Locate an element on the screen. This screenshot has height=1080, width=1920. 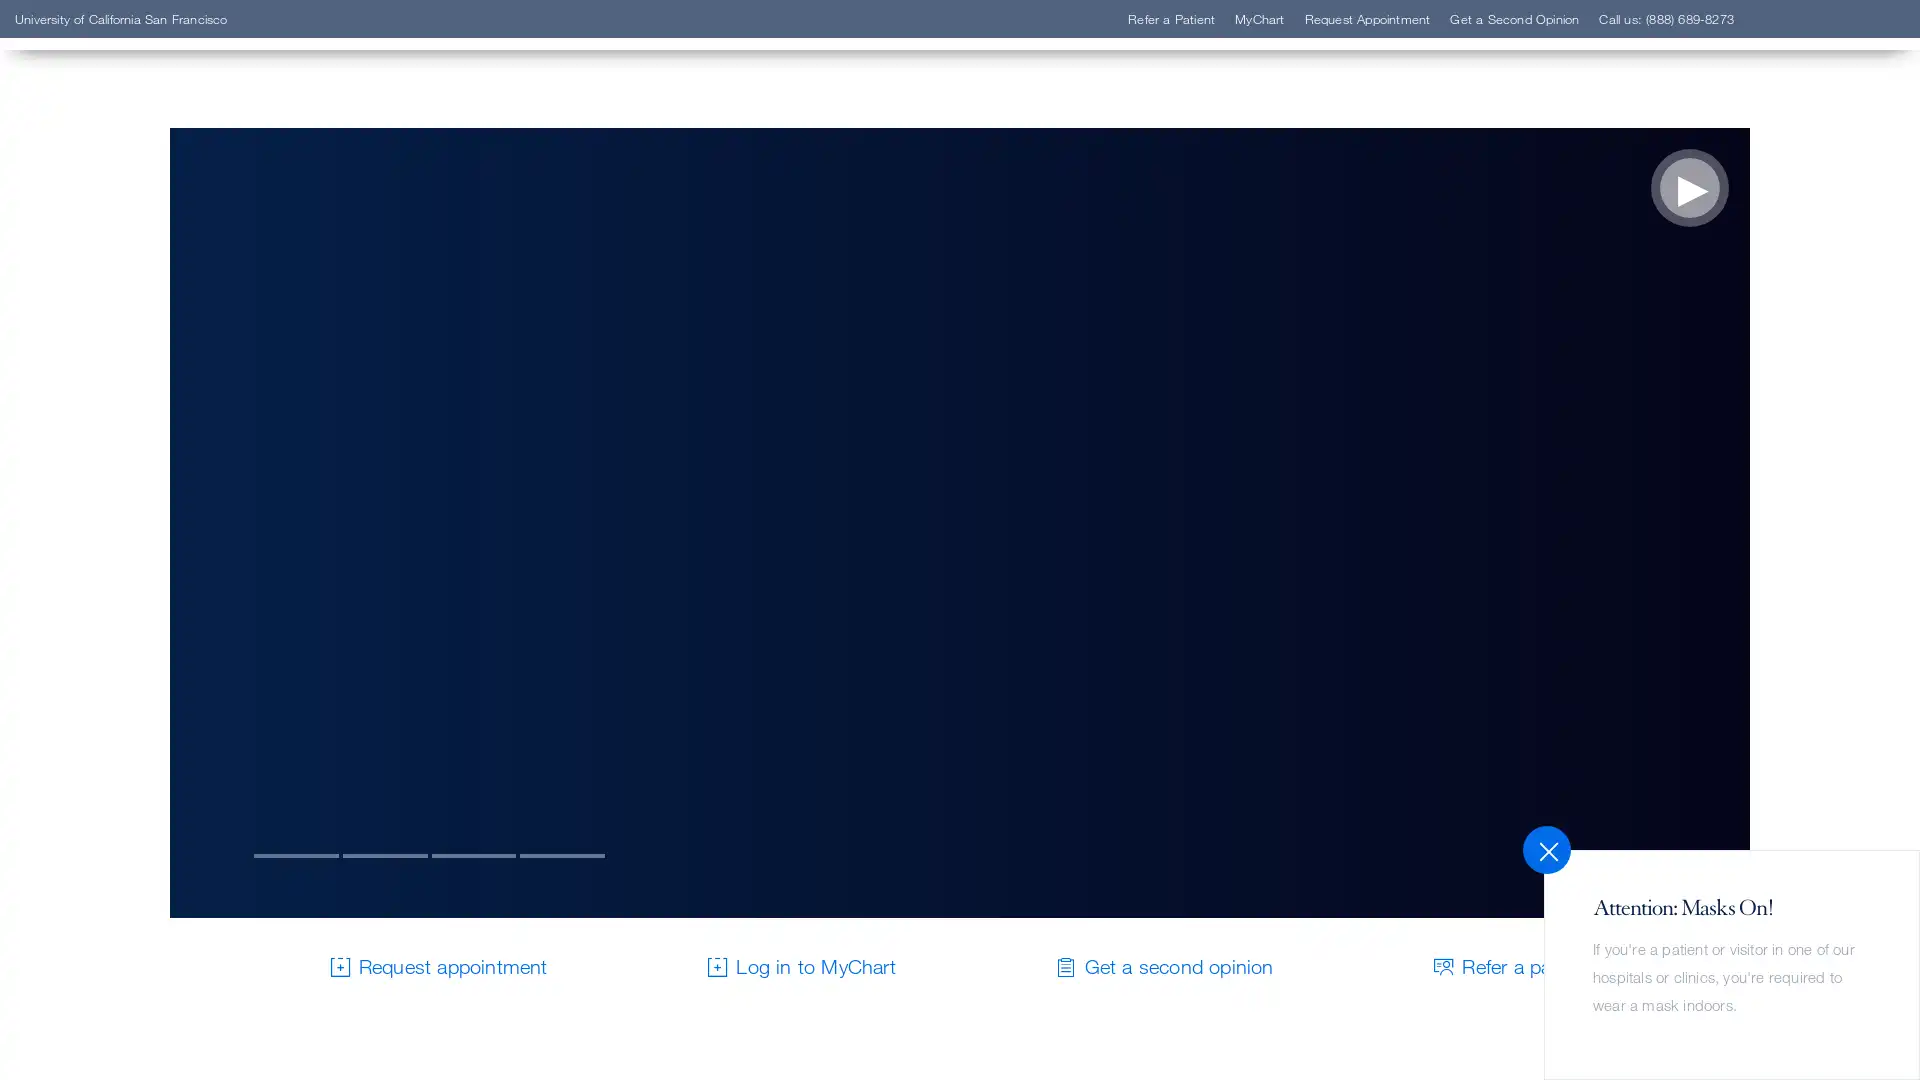
Locations & Directions is located at coordinates (178, 443).